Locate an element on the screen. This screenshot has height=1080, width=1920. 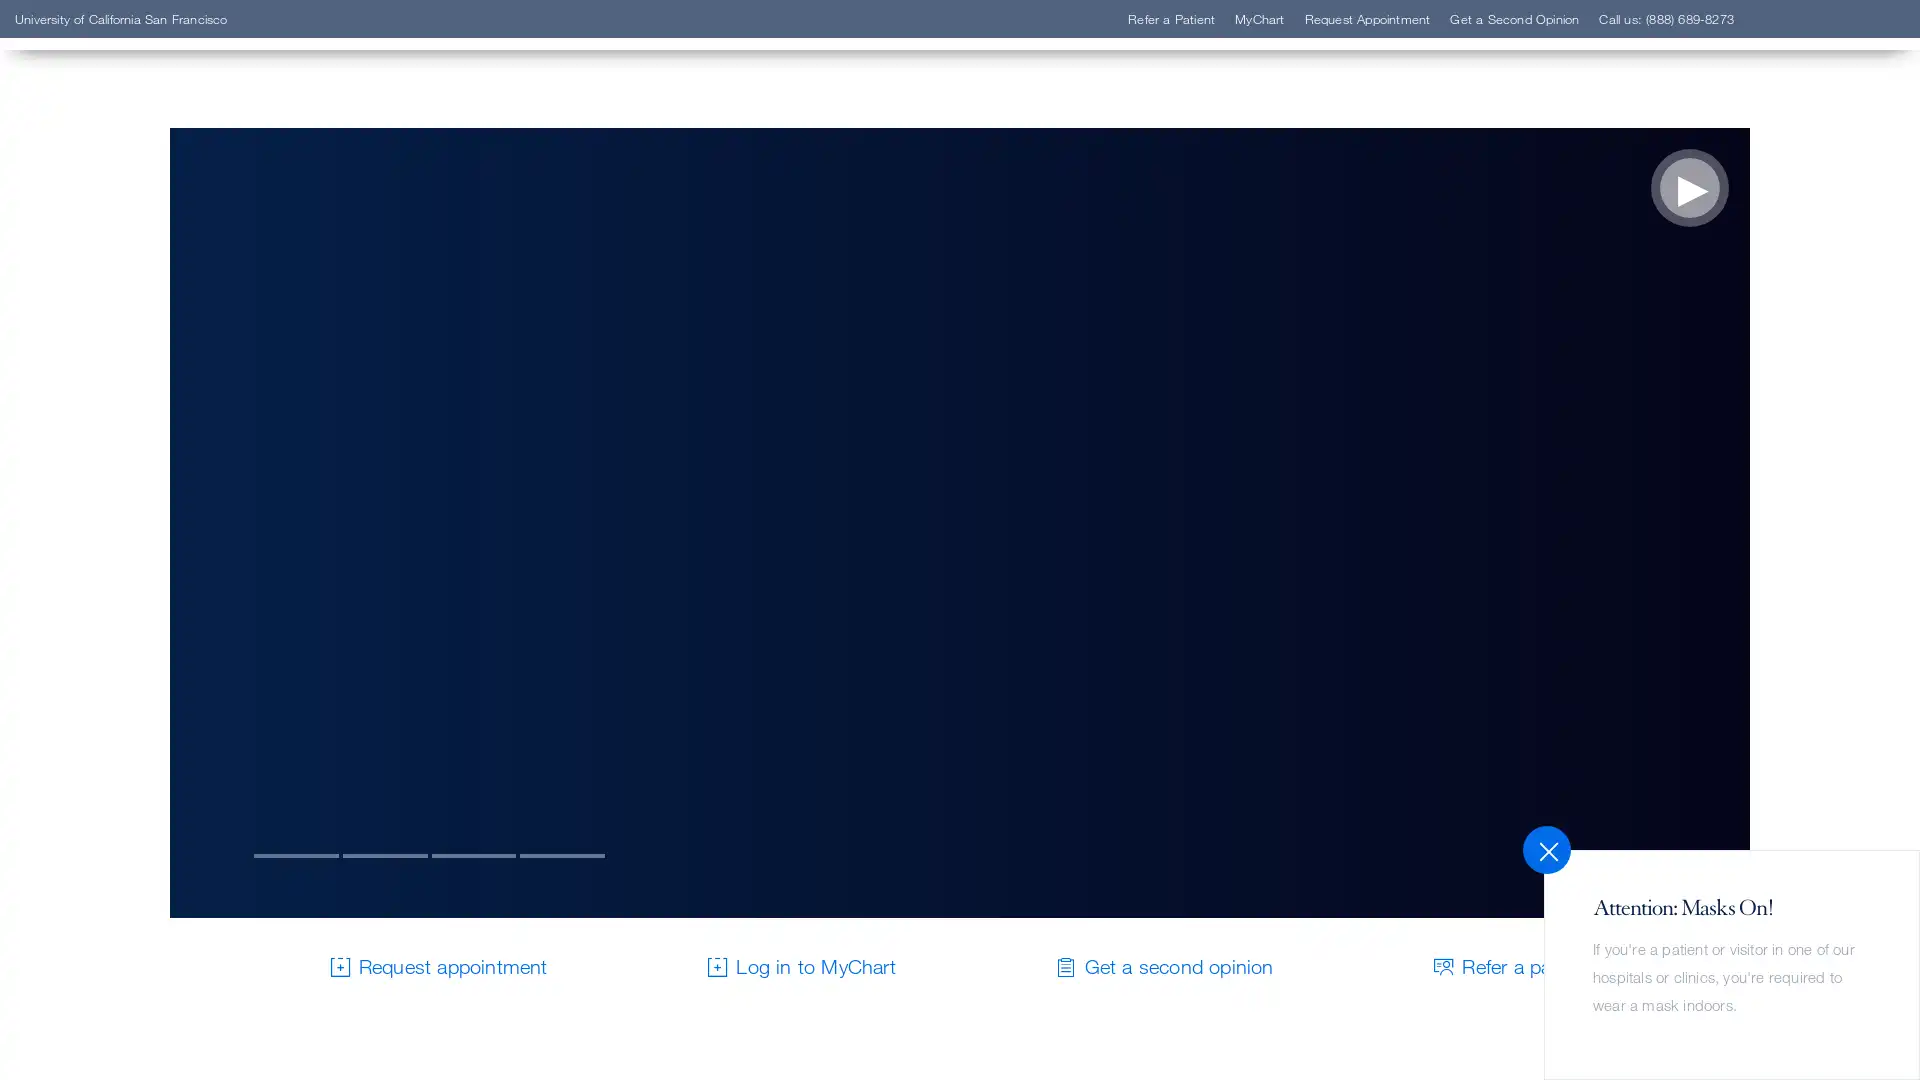
Locations & Directions is located at coordinates (178, 443).